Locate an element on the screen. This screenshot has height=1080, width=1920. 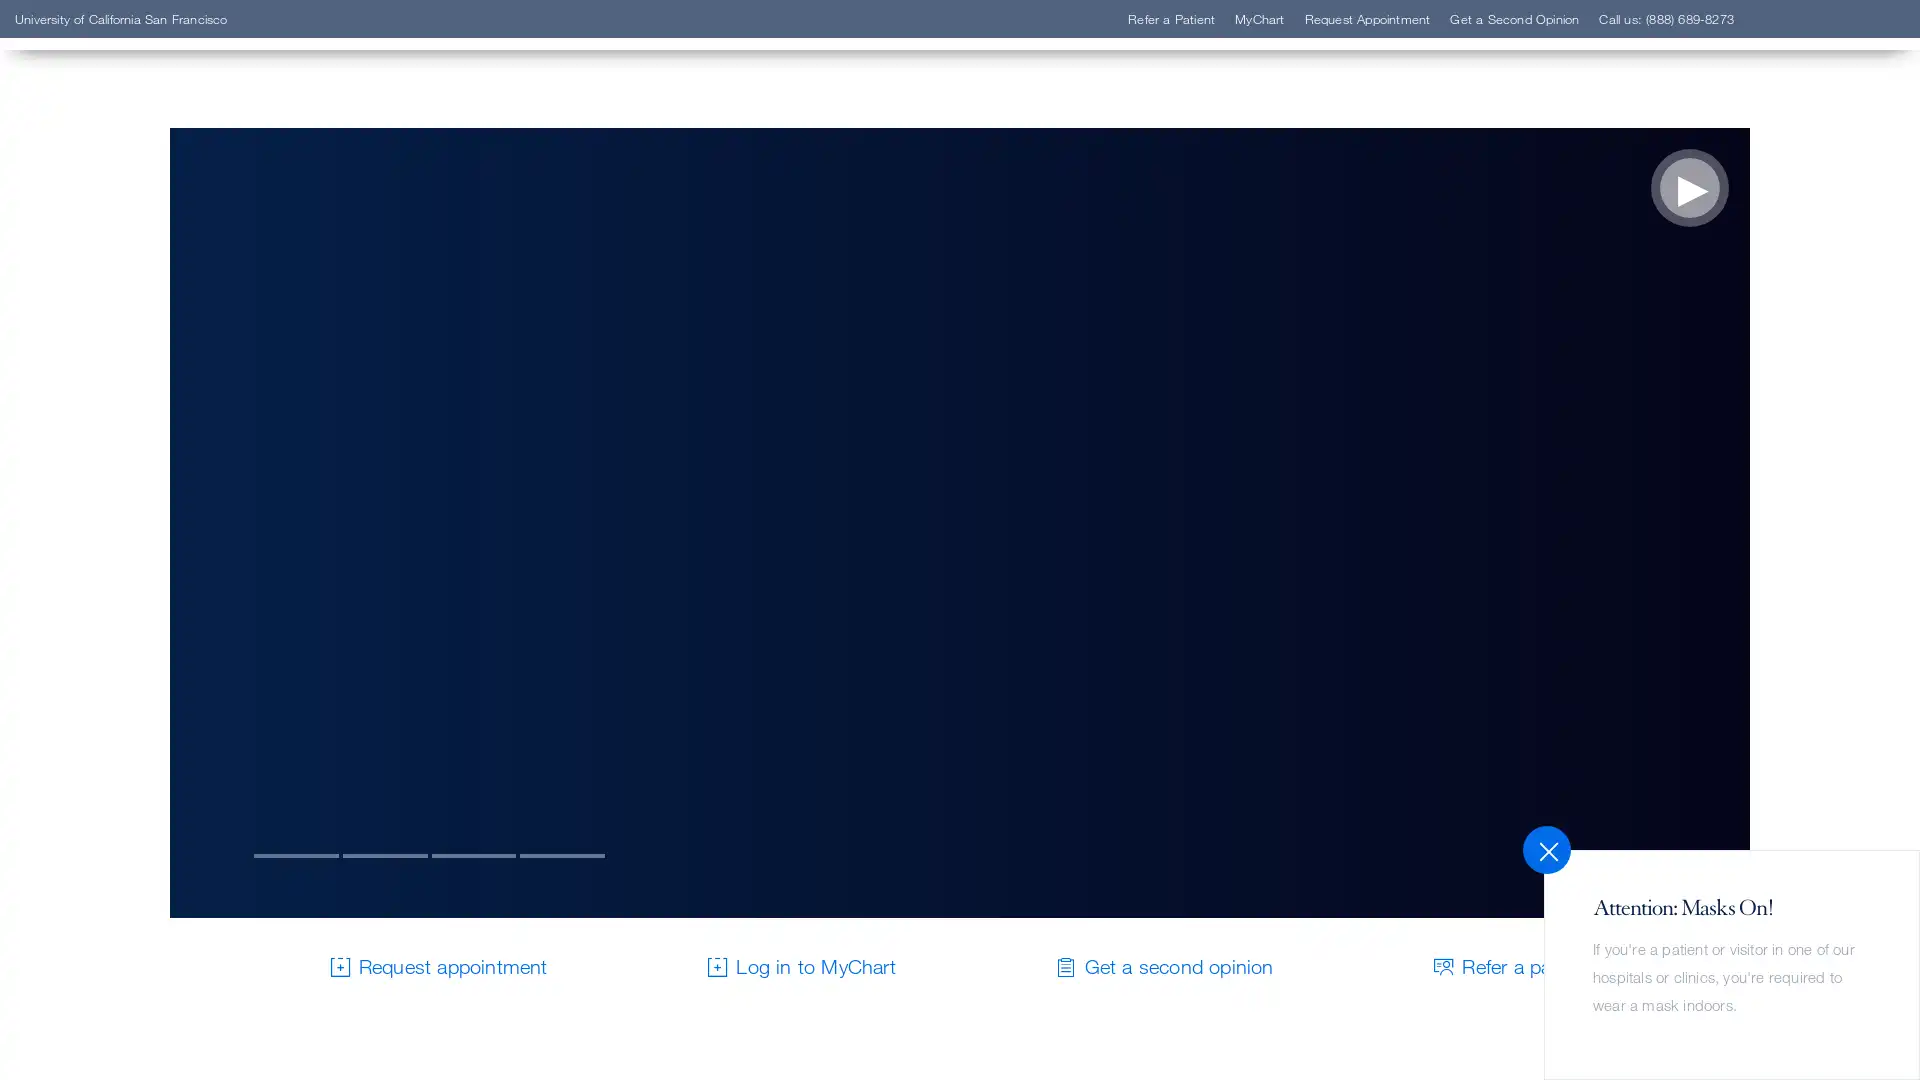
Locations & Directions is located at coordinates (178, 443).